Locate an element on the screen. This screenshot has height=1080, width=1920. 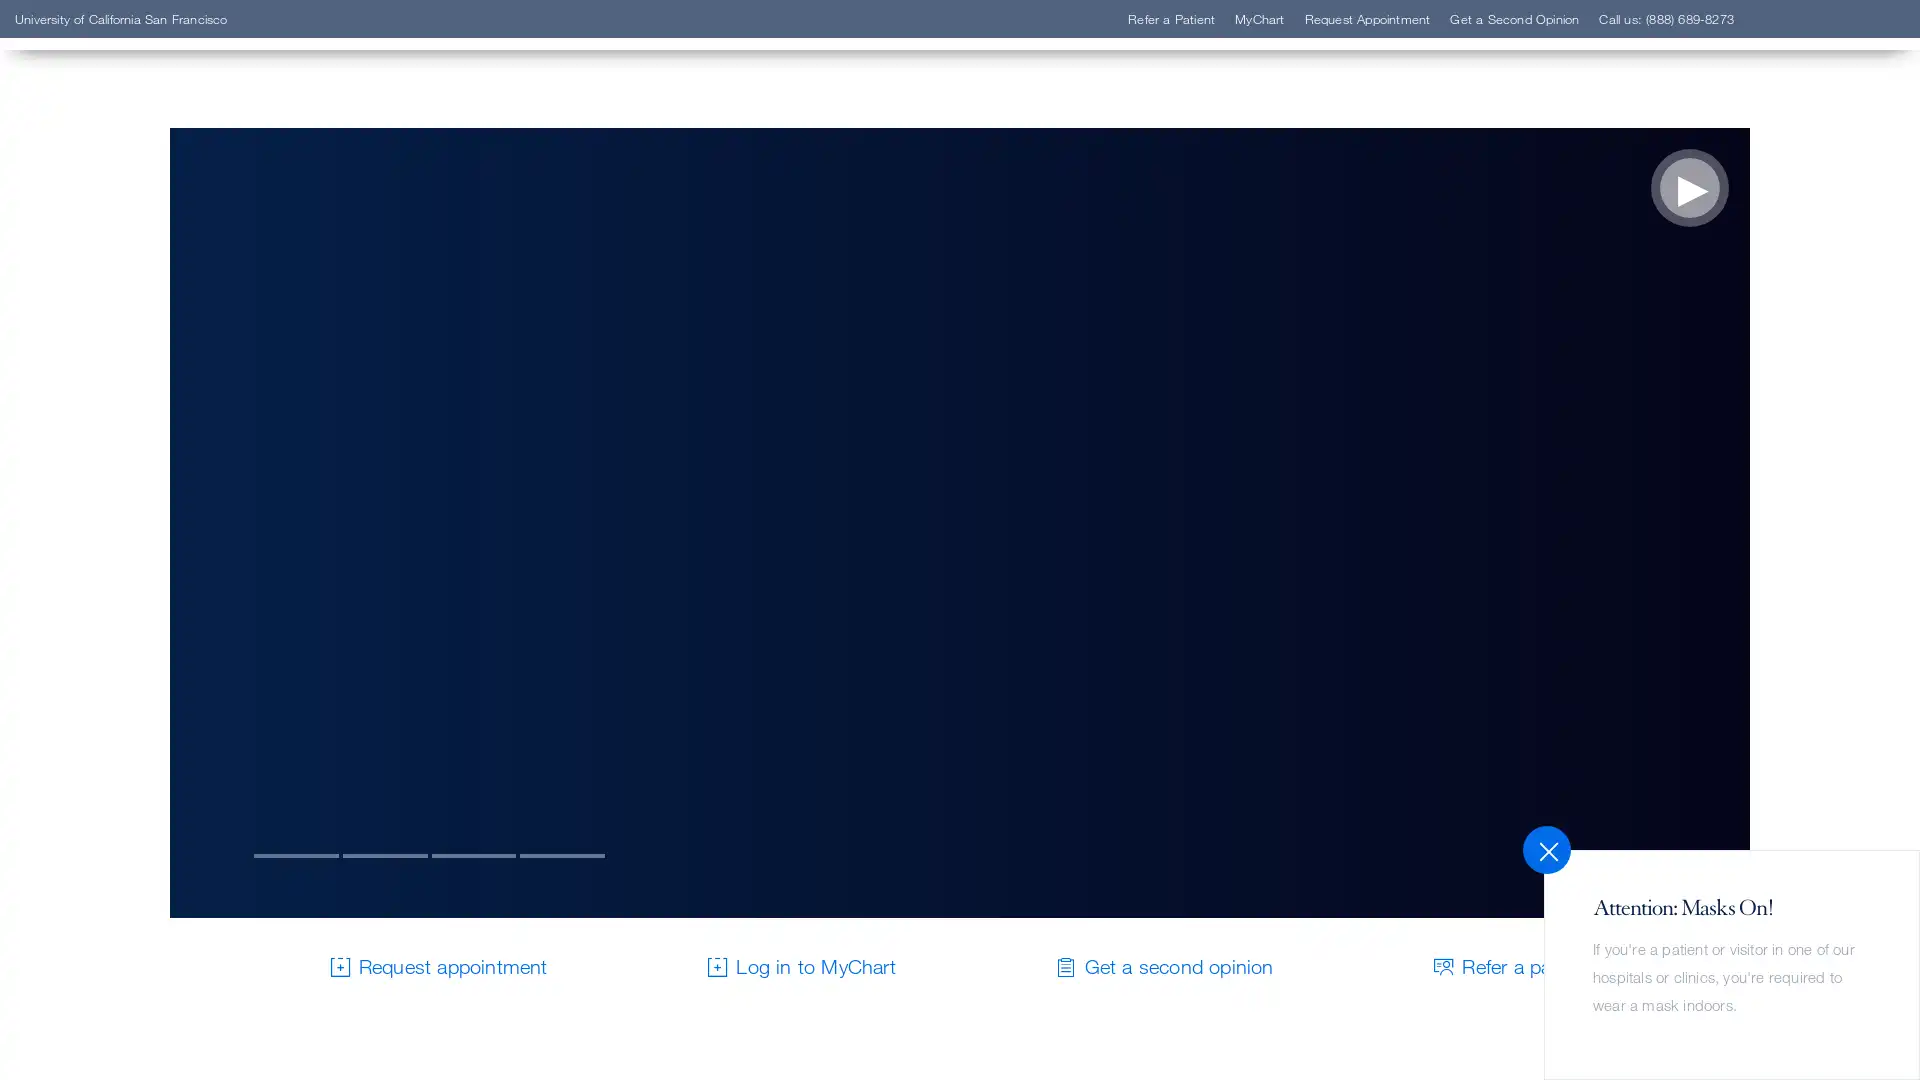
Locations & Directions is located at coordinates (178, 443).